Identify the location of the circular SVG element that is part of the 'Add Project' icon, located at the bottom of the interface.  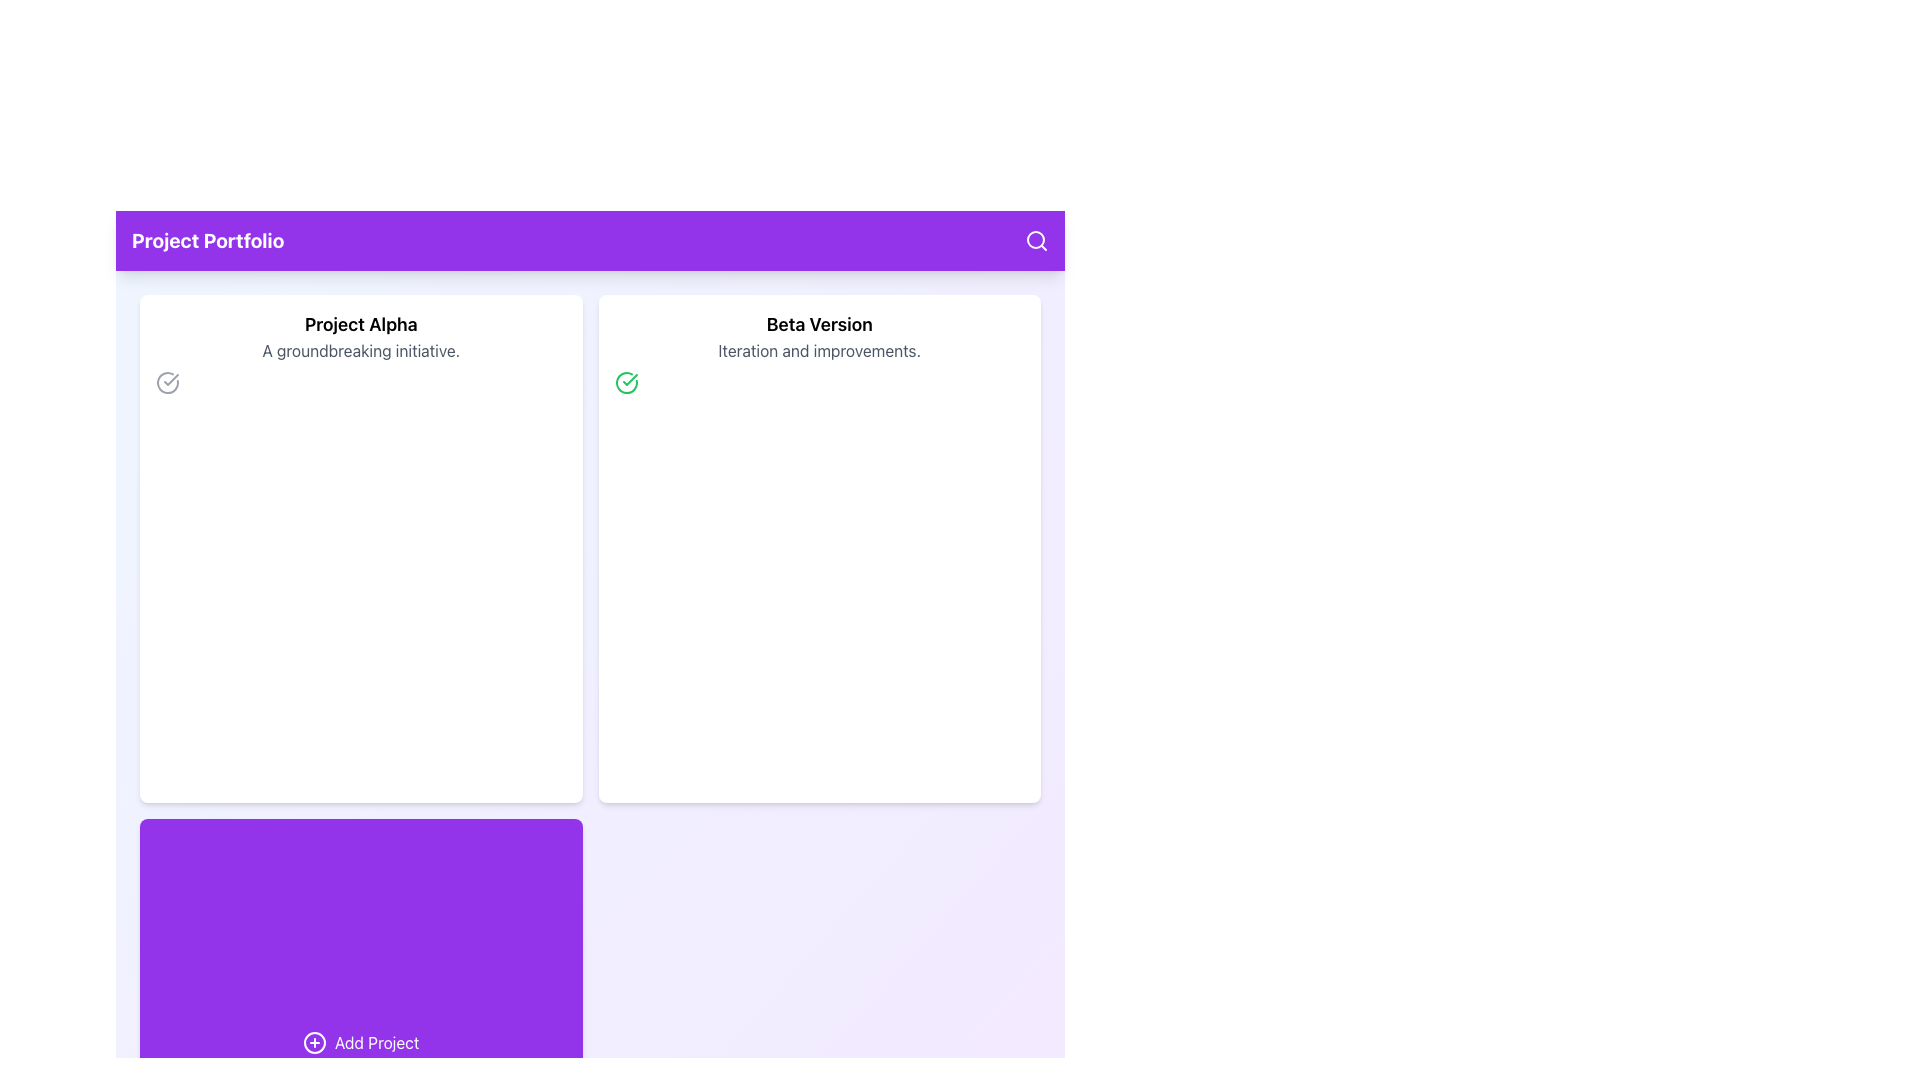
(314, 1041).